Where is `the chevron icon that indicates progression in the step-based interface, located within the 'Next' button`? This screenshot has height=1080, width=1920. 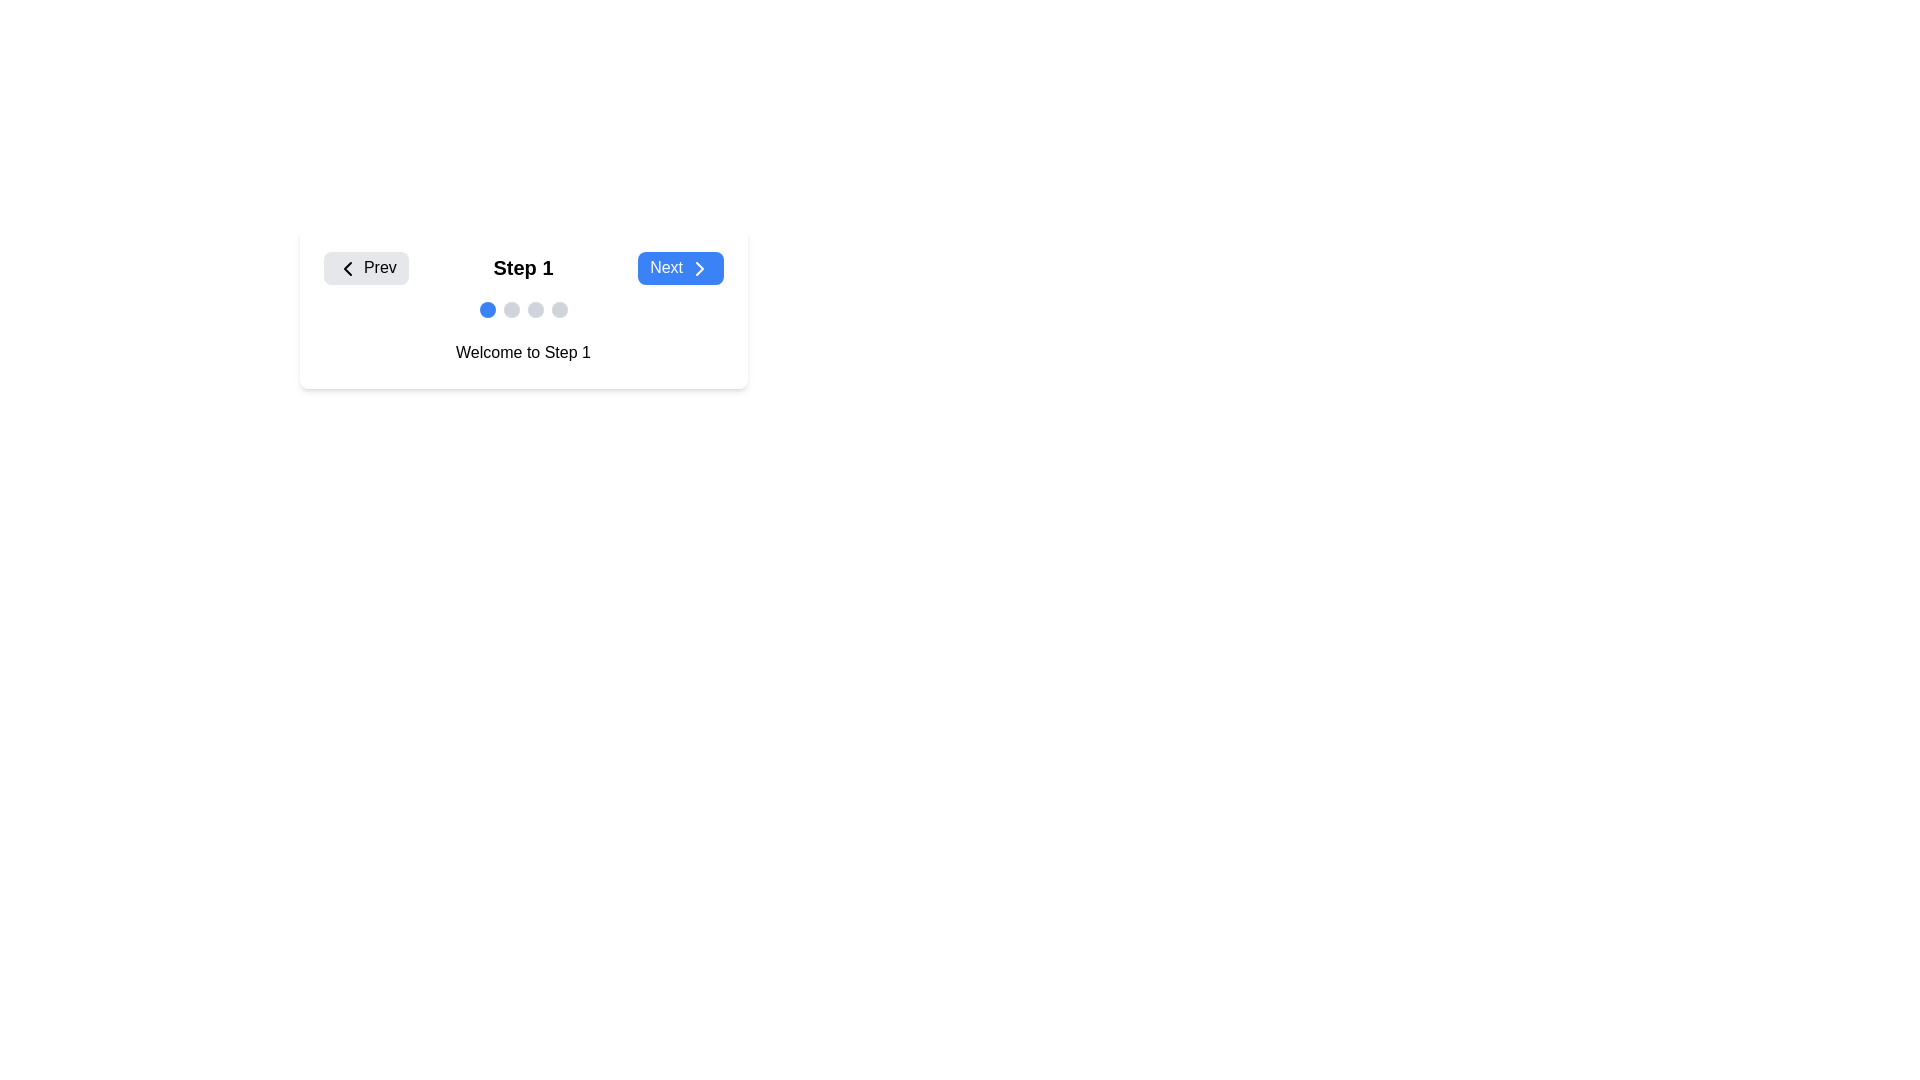 the chevron icon that indicates progression in the step-based interface, located within the 'Next' button is located at coordinates (699, 267).